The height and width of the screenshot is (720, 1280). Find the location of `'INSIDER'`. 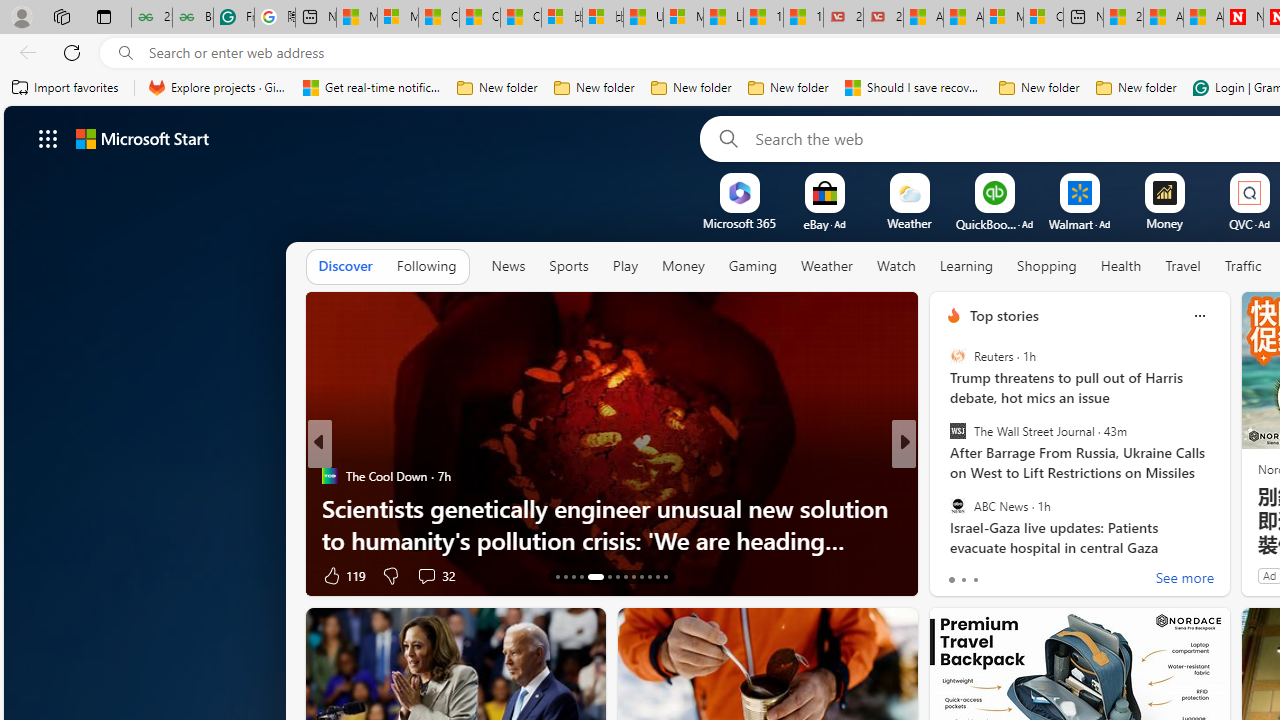

'INSIDER' is located at coordinates (944, 475).